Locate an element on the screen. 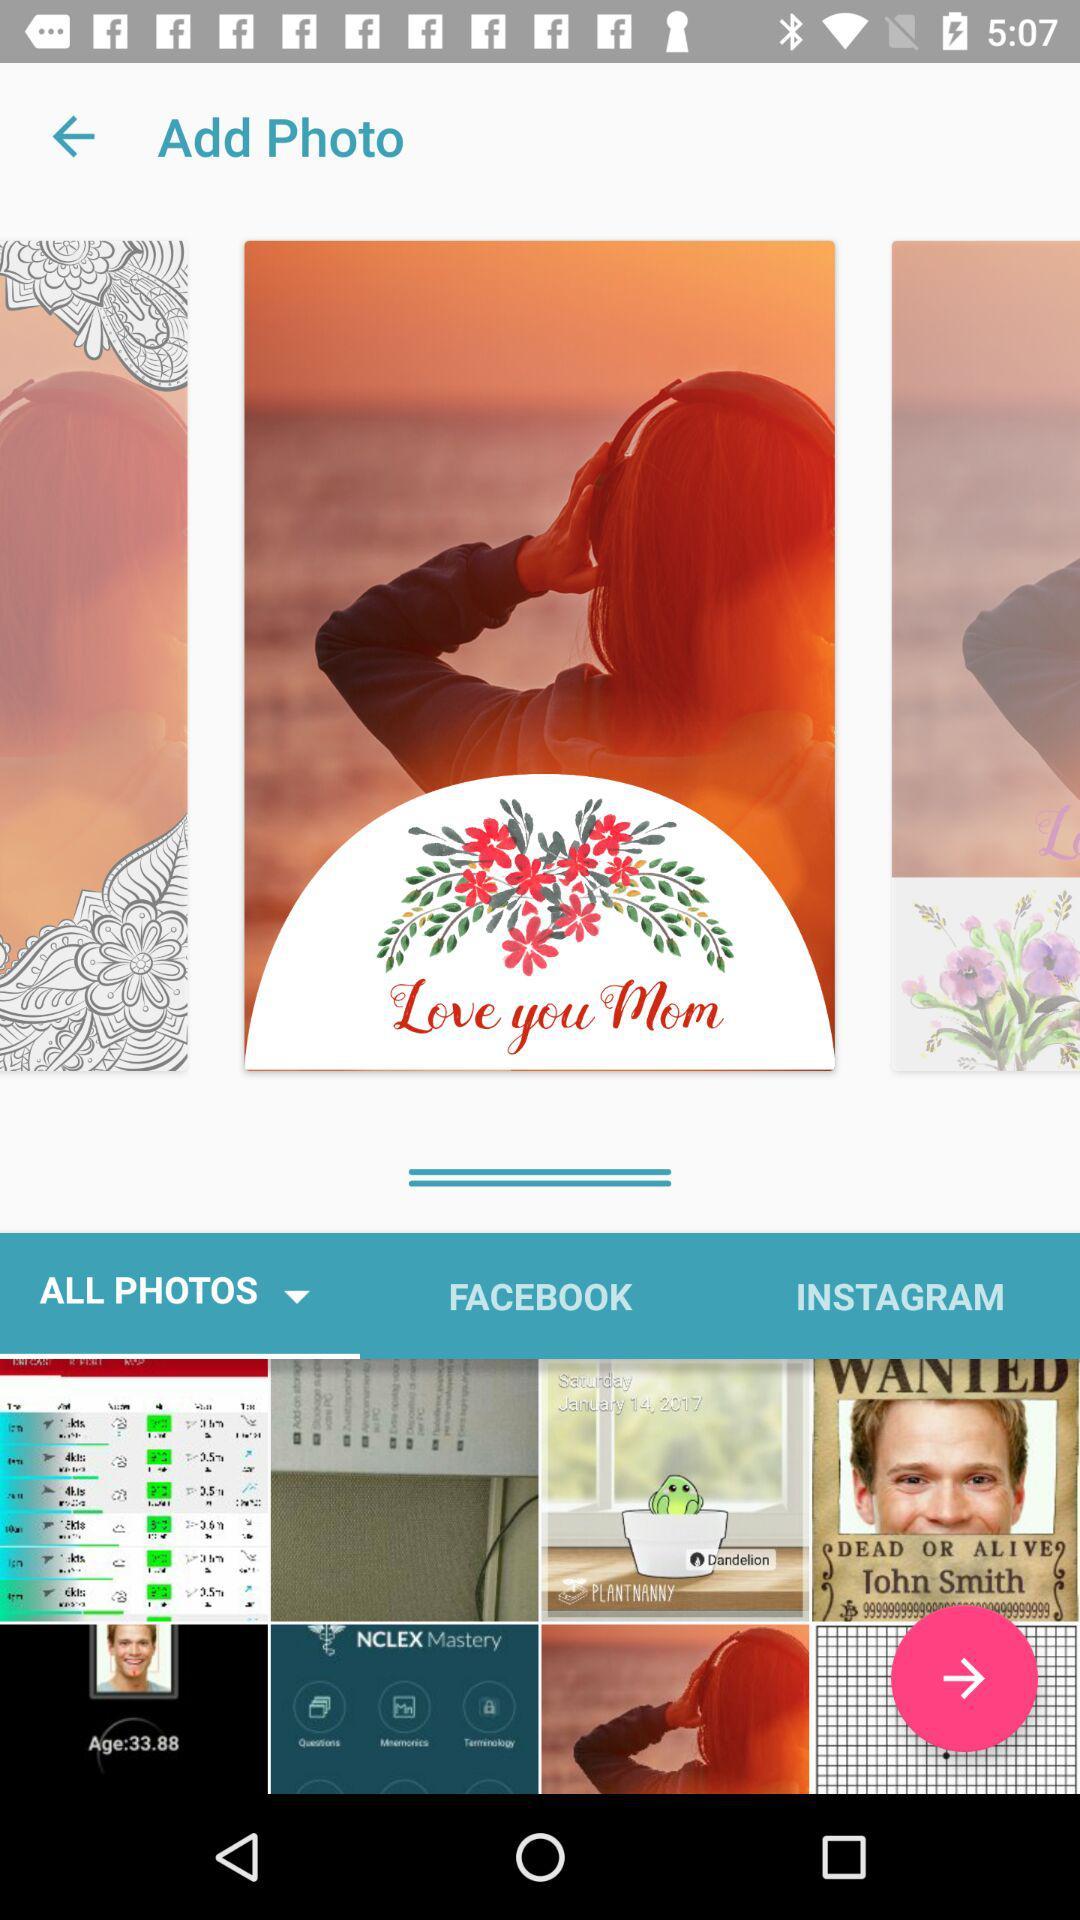 Image resolution: width=1080 pixels, height=1920 pixels. the arrow_forward icon is located at coordinates (963, 1678).